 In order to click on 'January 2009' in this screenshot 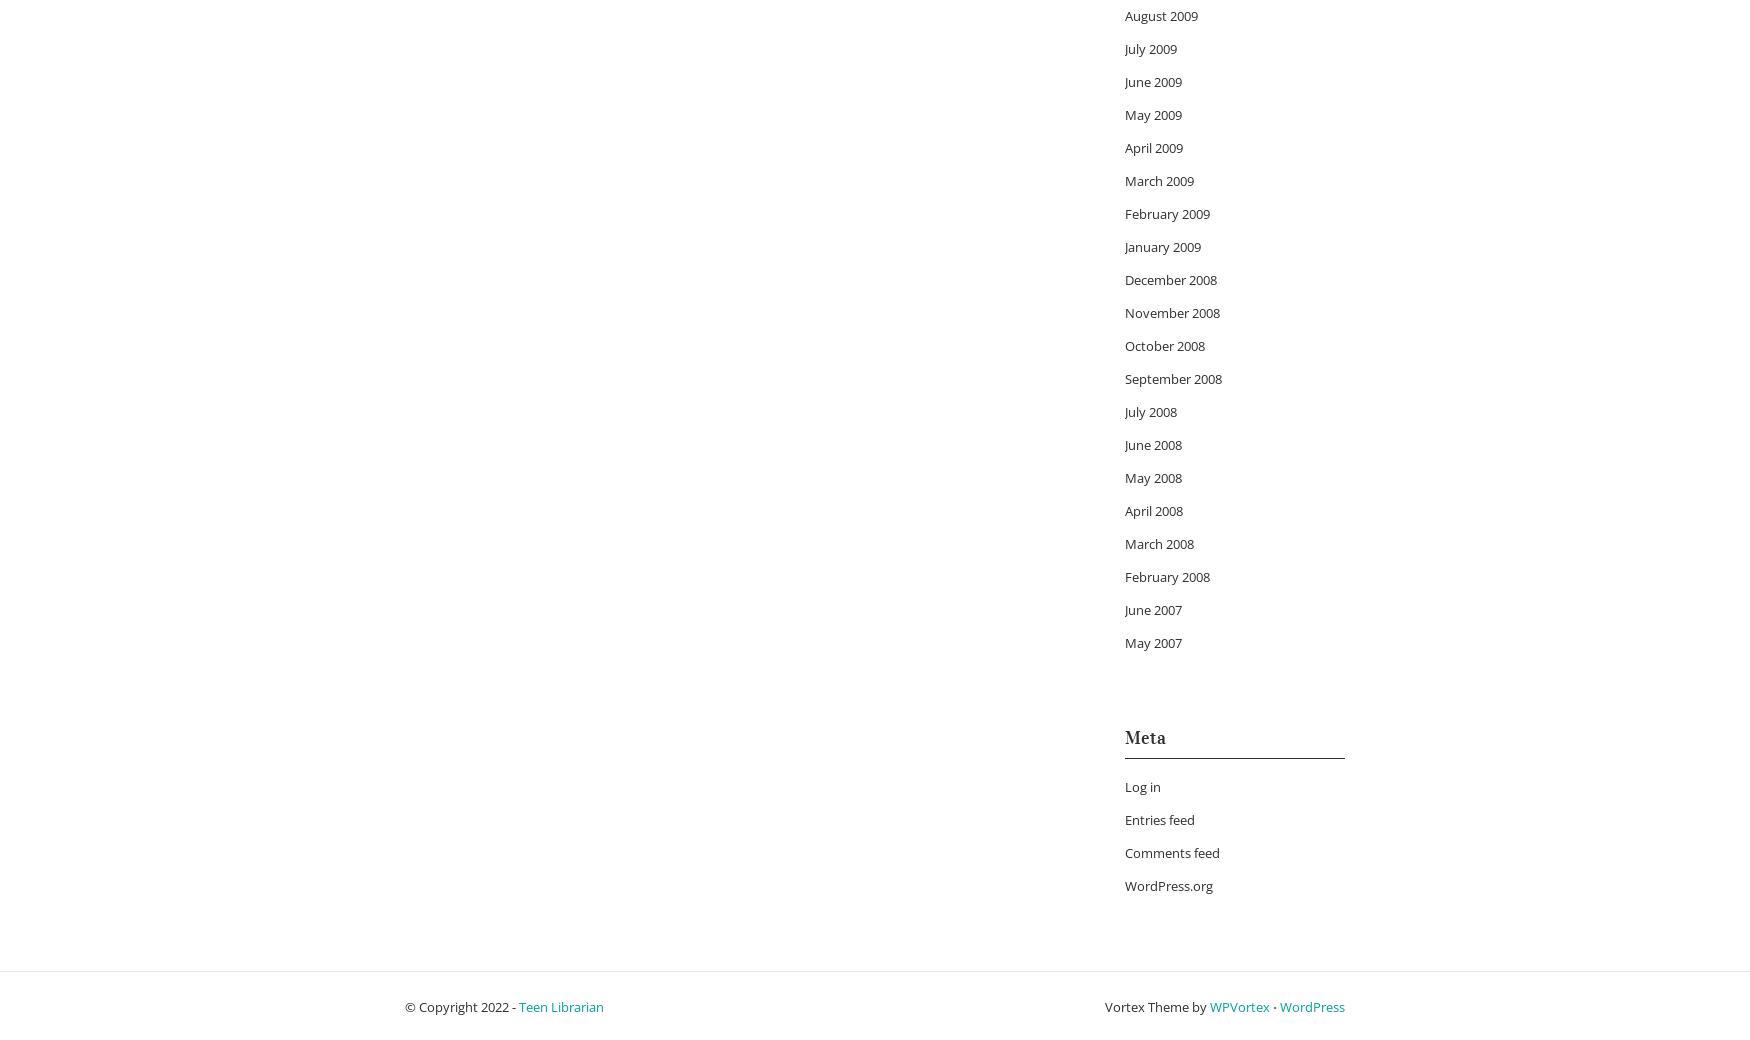, I will do `click(1162, 245)`.